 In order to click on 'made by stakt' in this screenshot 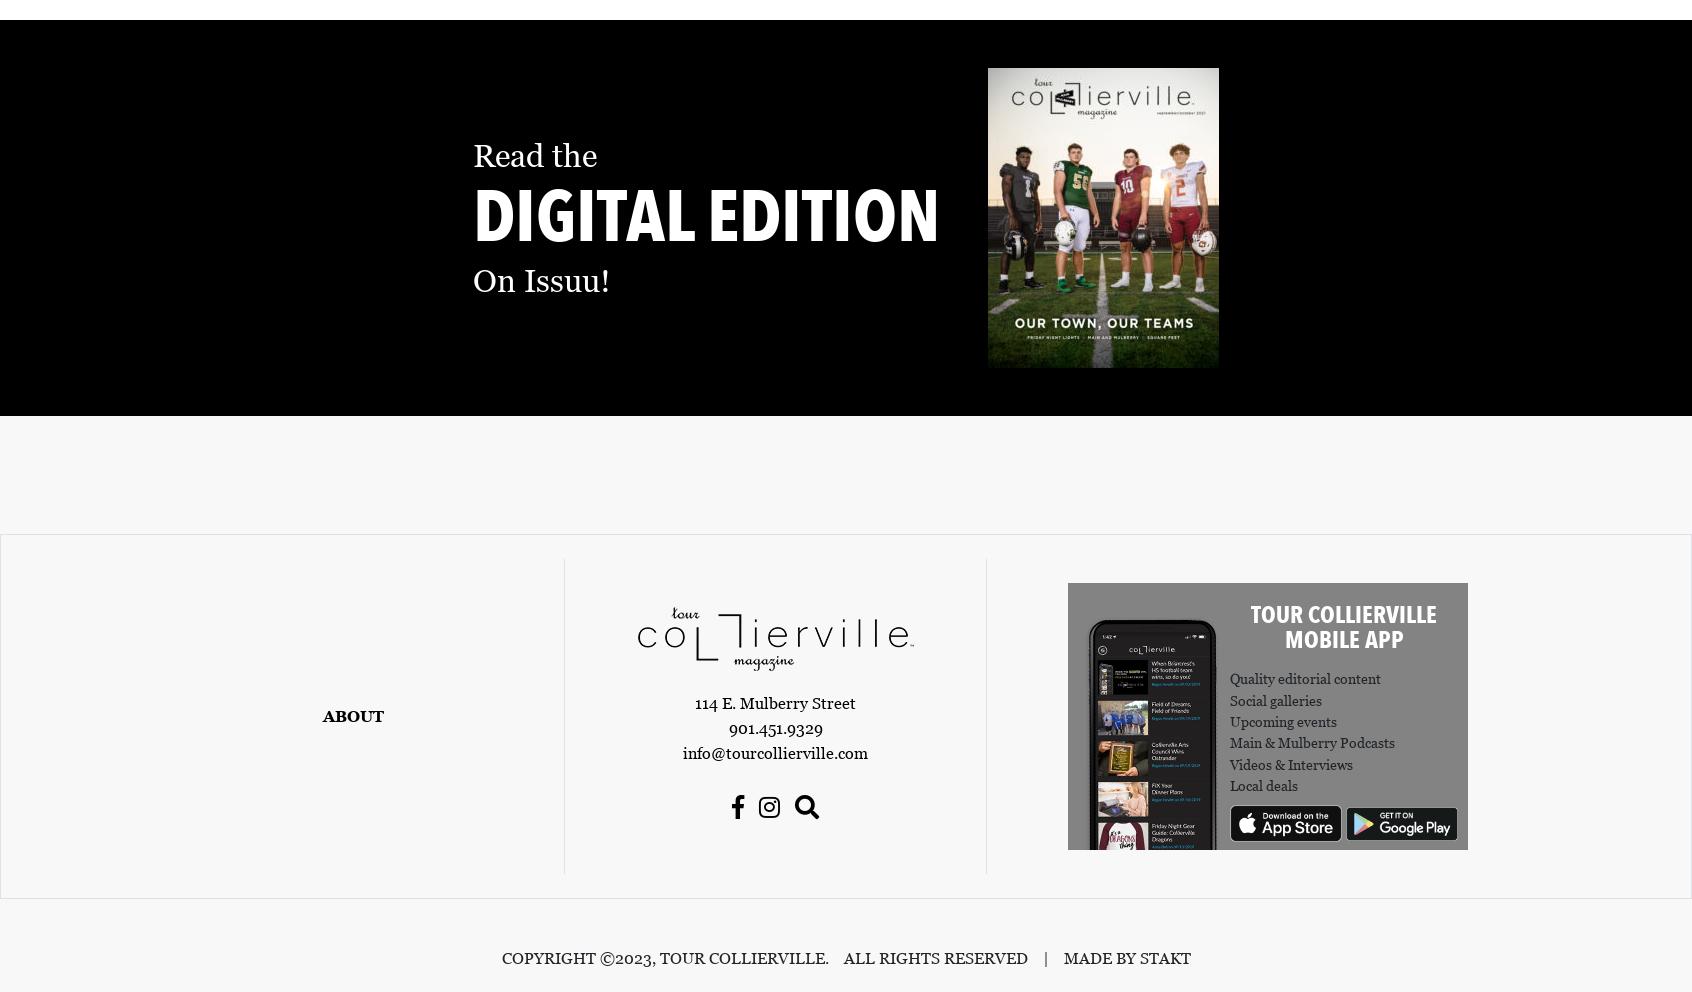, I will do `click(1126, 958)`.